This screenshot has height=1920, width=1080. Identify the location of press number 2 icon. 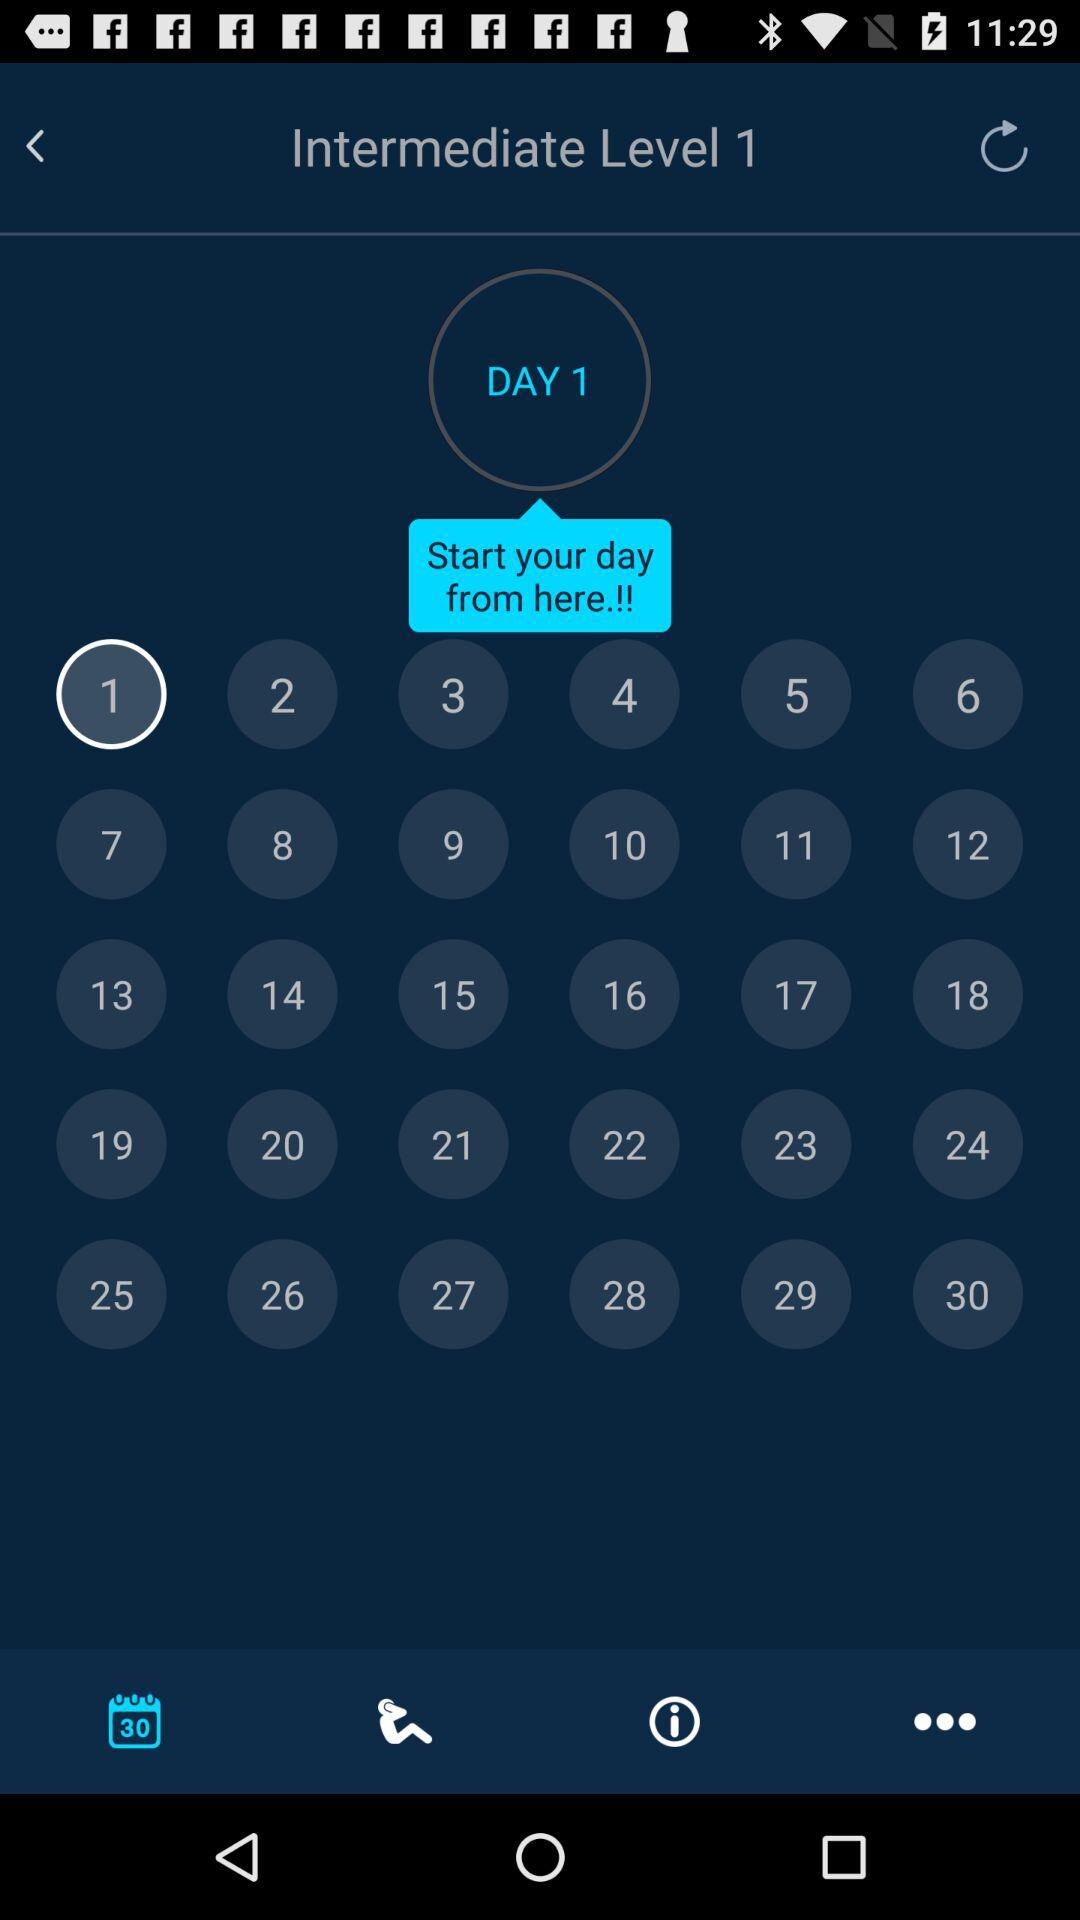
(282, 694).